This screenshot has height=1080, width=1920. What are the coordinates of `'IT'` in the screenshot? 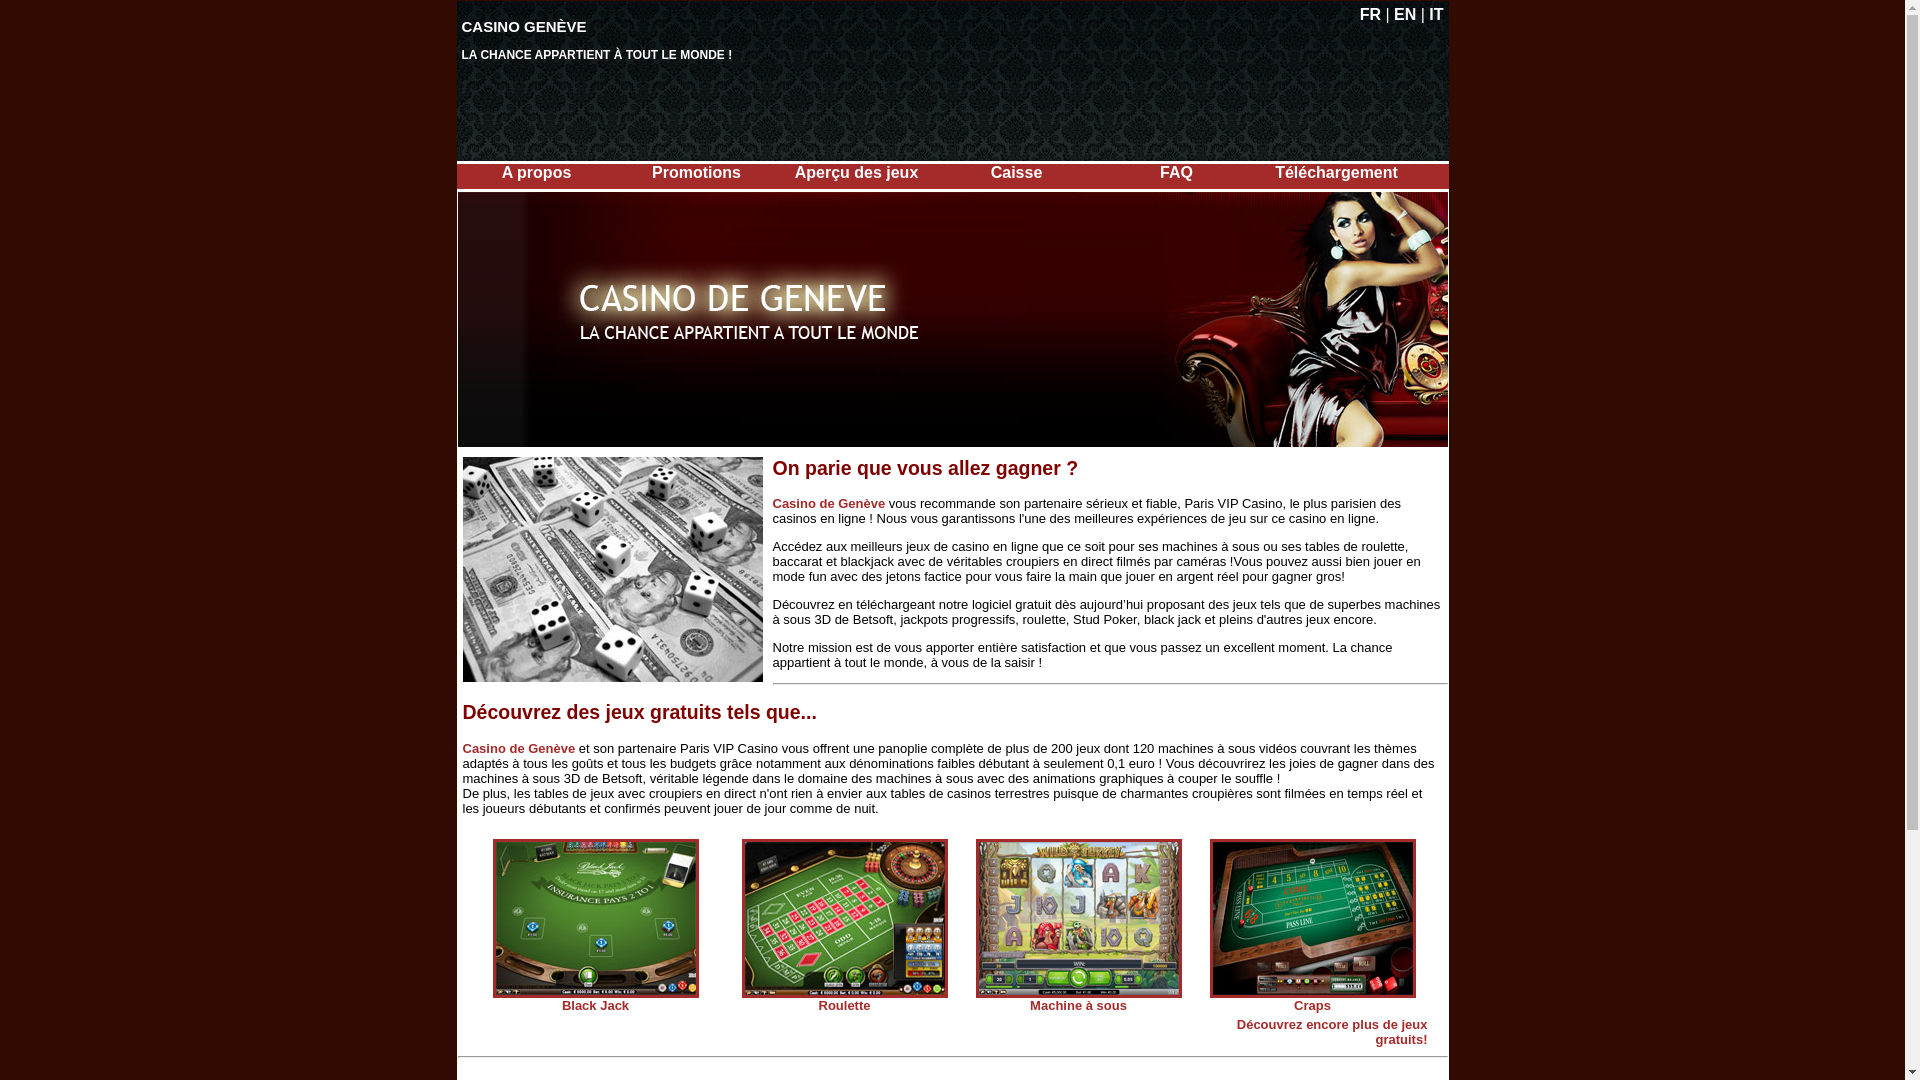 It's located at (1434, 14).